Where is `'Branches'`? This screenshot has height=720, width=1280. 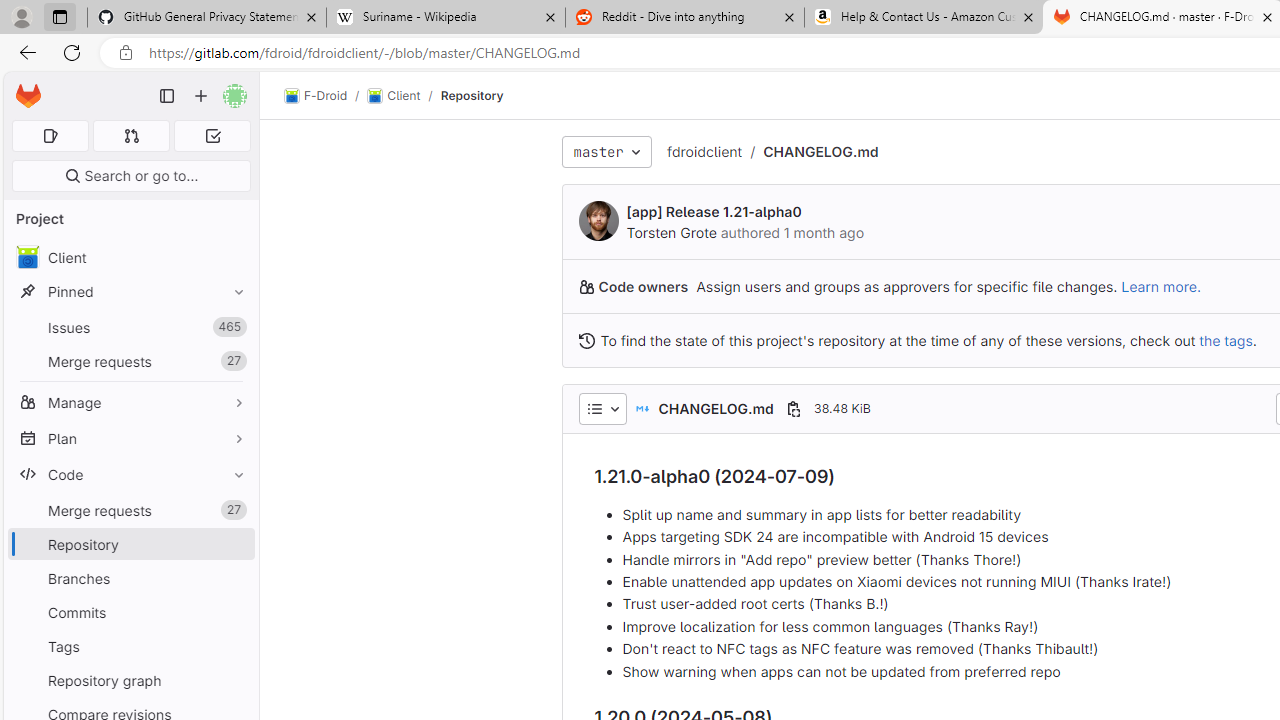 'Branches' is located at coordinates (130, 578).